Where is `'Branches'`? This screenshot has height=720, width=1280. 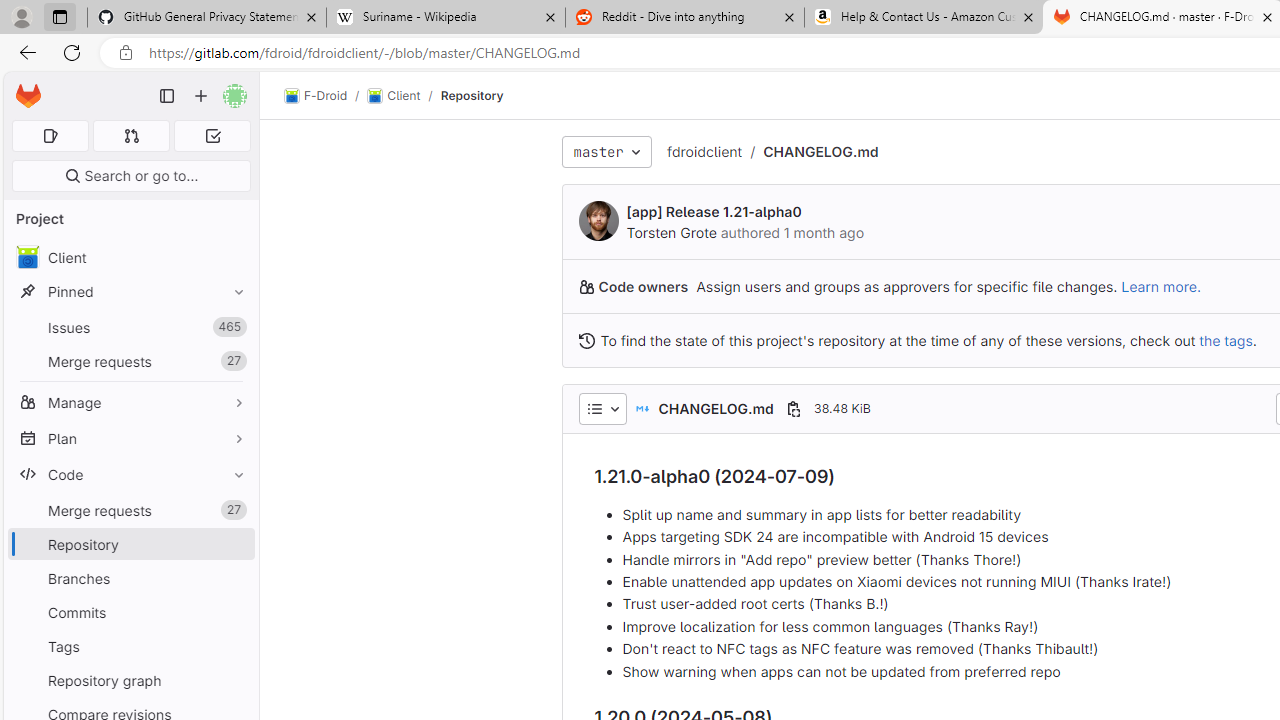 'Branches' is located at coordinates (130, 578).